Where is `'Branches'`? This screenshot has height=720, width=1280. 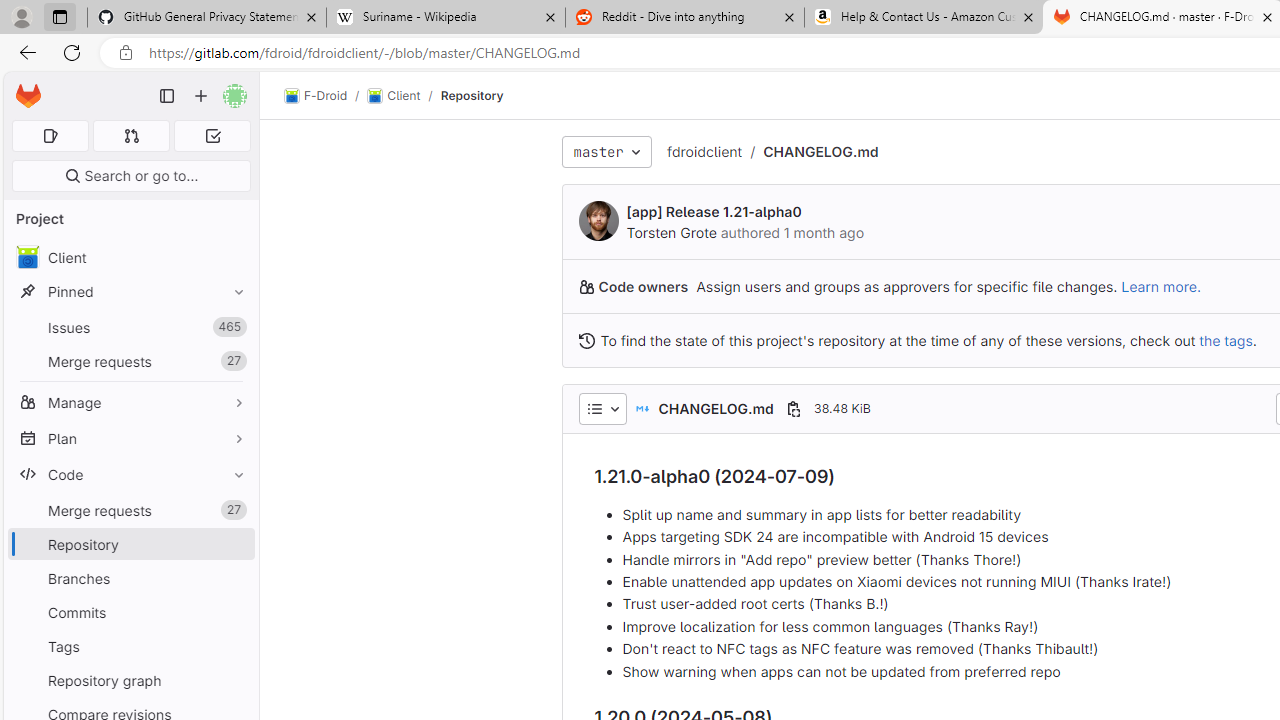 'Branches' is located at coordinates (130, 578).